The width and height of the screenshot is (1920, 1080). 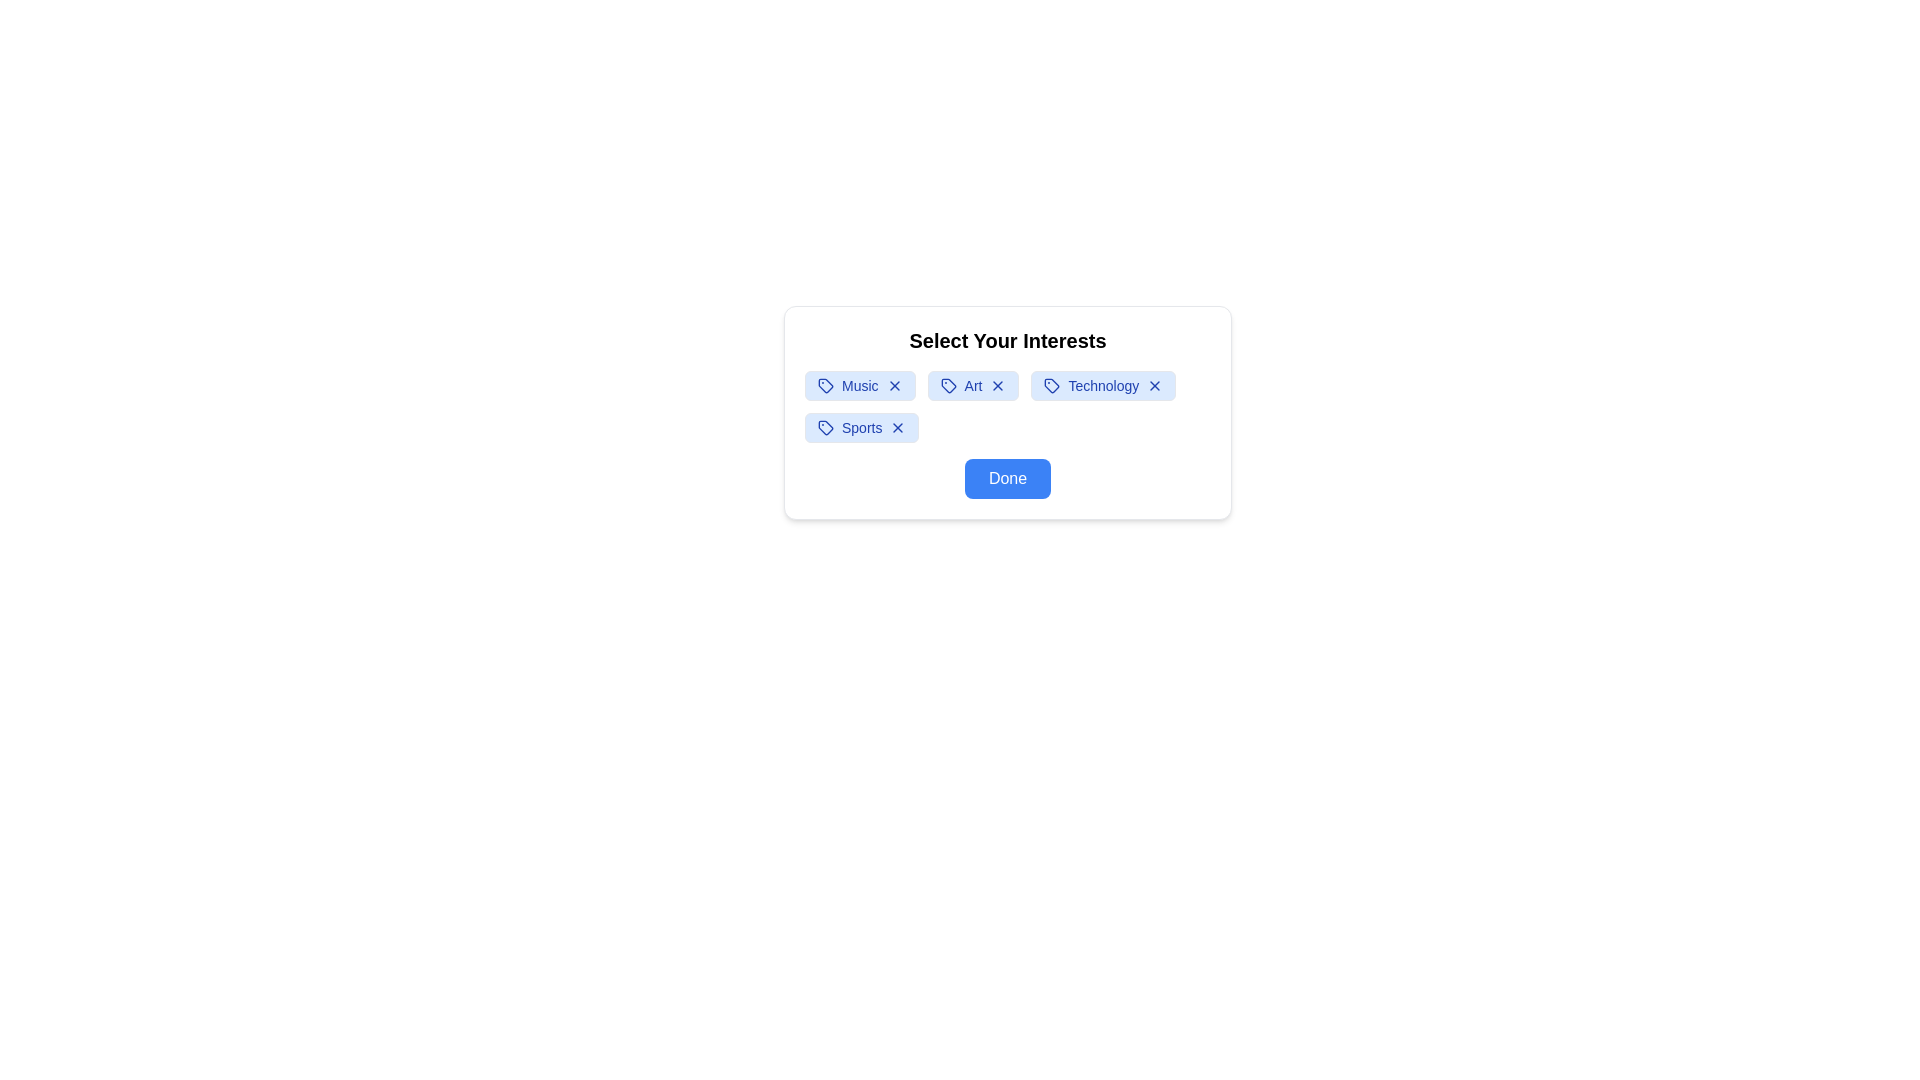 What do you see at coordinates (862, 427) in the screenshot?
I see `the text within the interest tag labeled 'Sports' to select it` at bounding box center [862, 427].